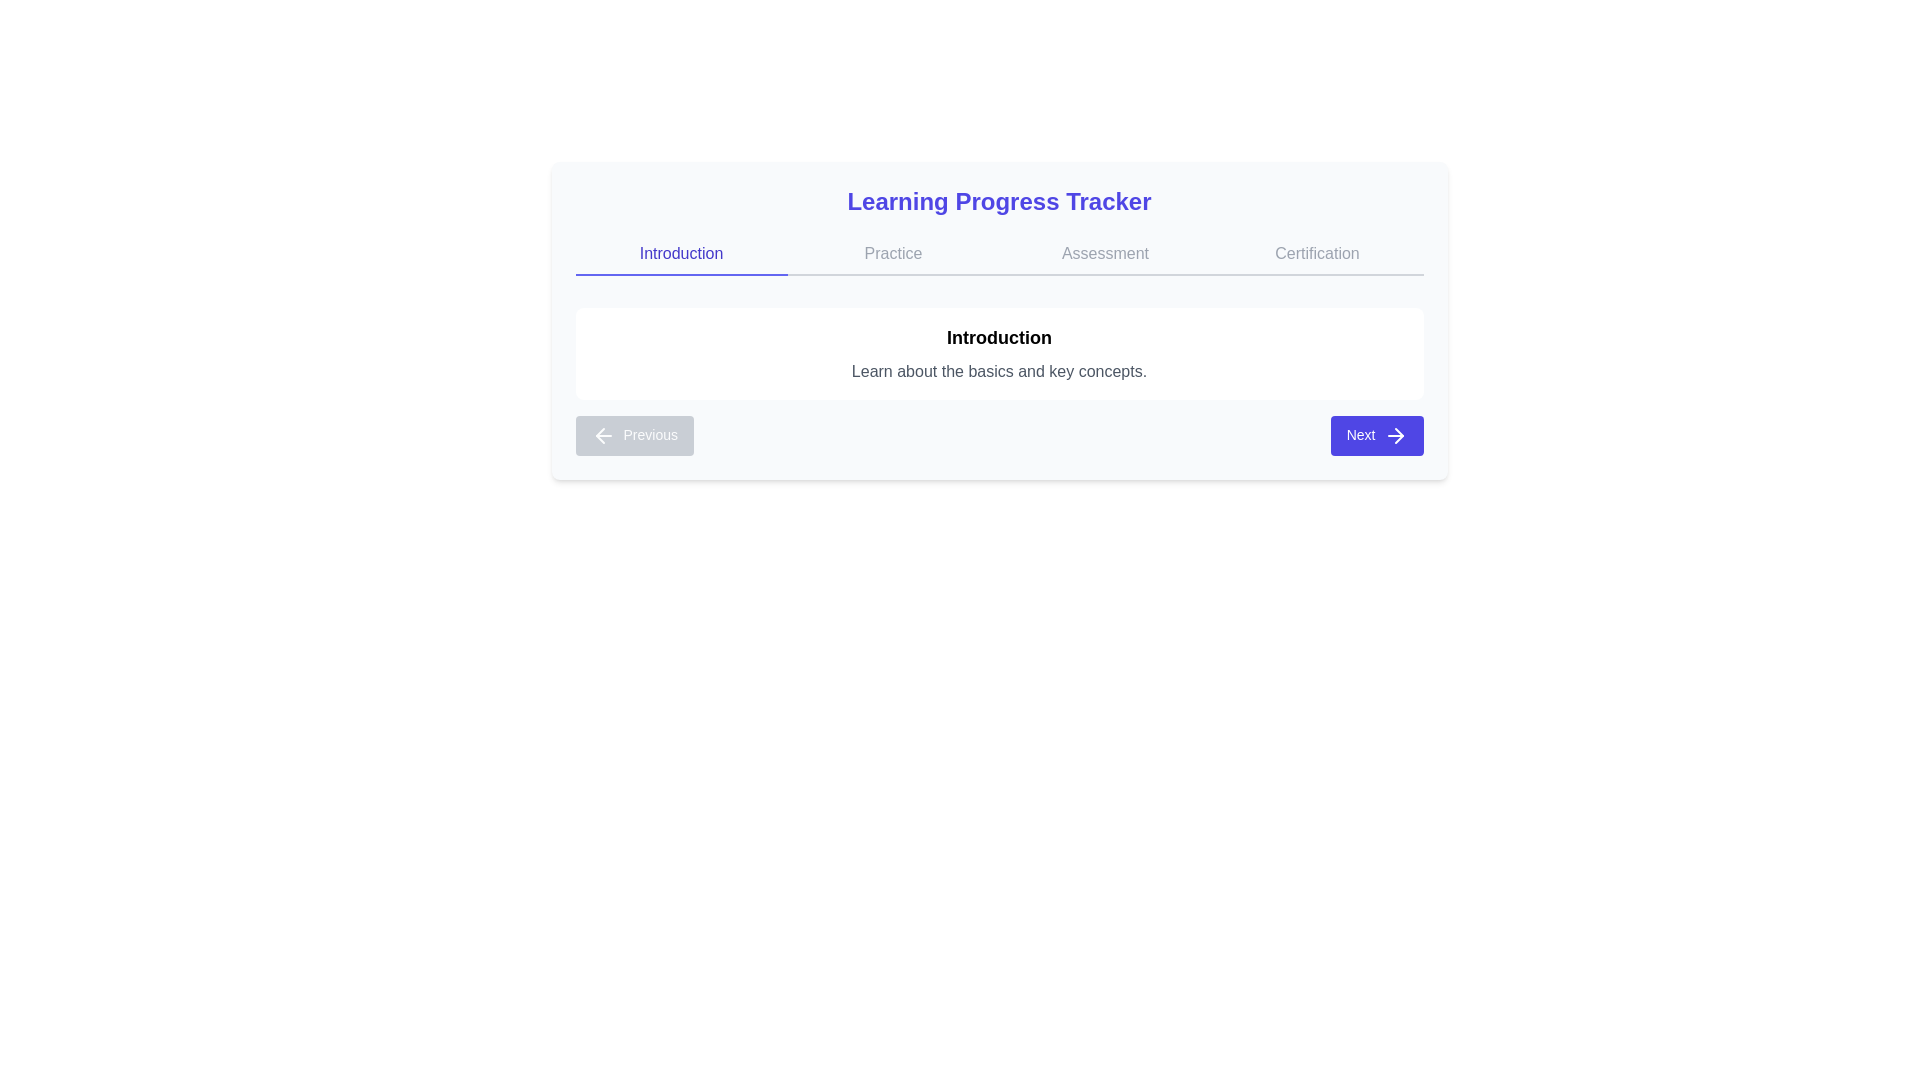 This screenshot has width=1920, height=1080. What do you see at coordinates (633, 434) in the screenshot?
I see `the navigation button Previous to move to the respective step` at bounding box center [633, 434].